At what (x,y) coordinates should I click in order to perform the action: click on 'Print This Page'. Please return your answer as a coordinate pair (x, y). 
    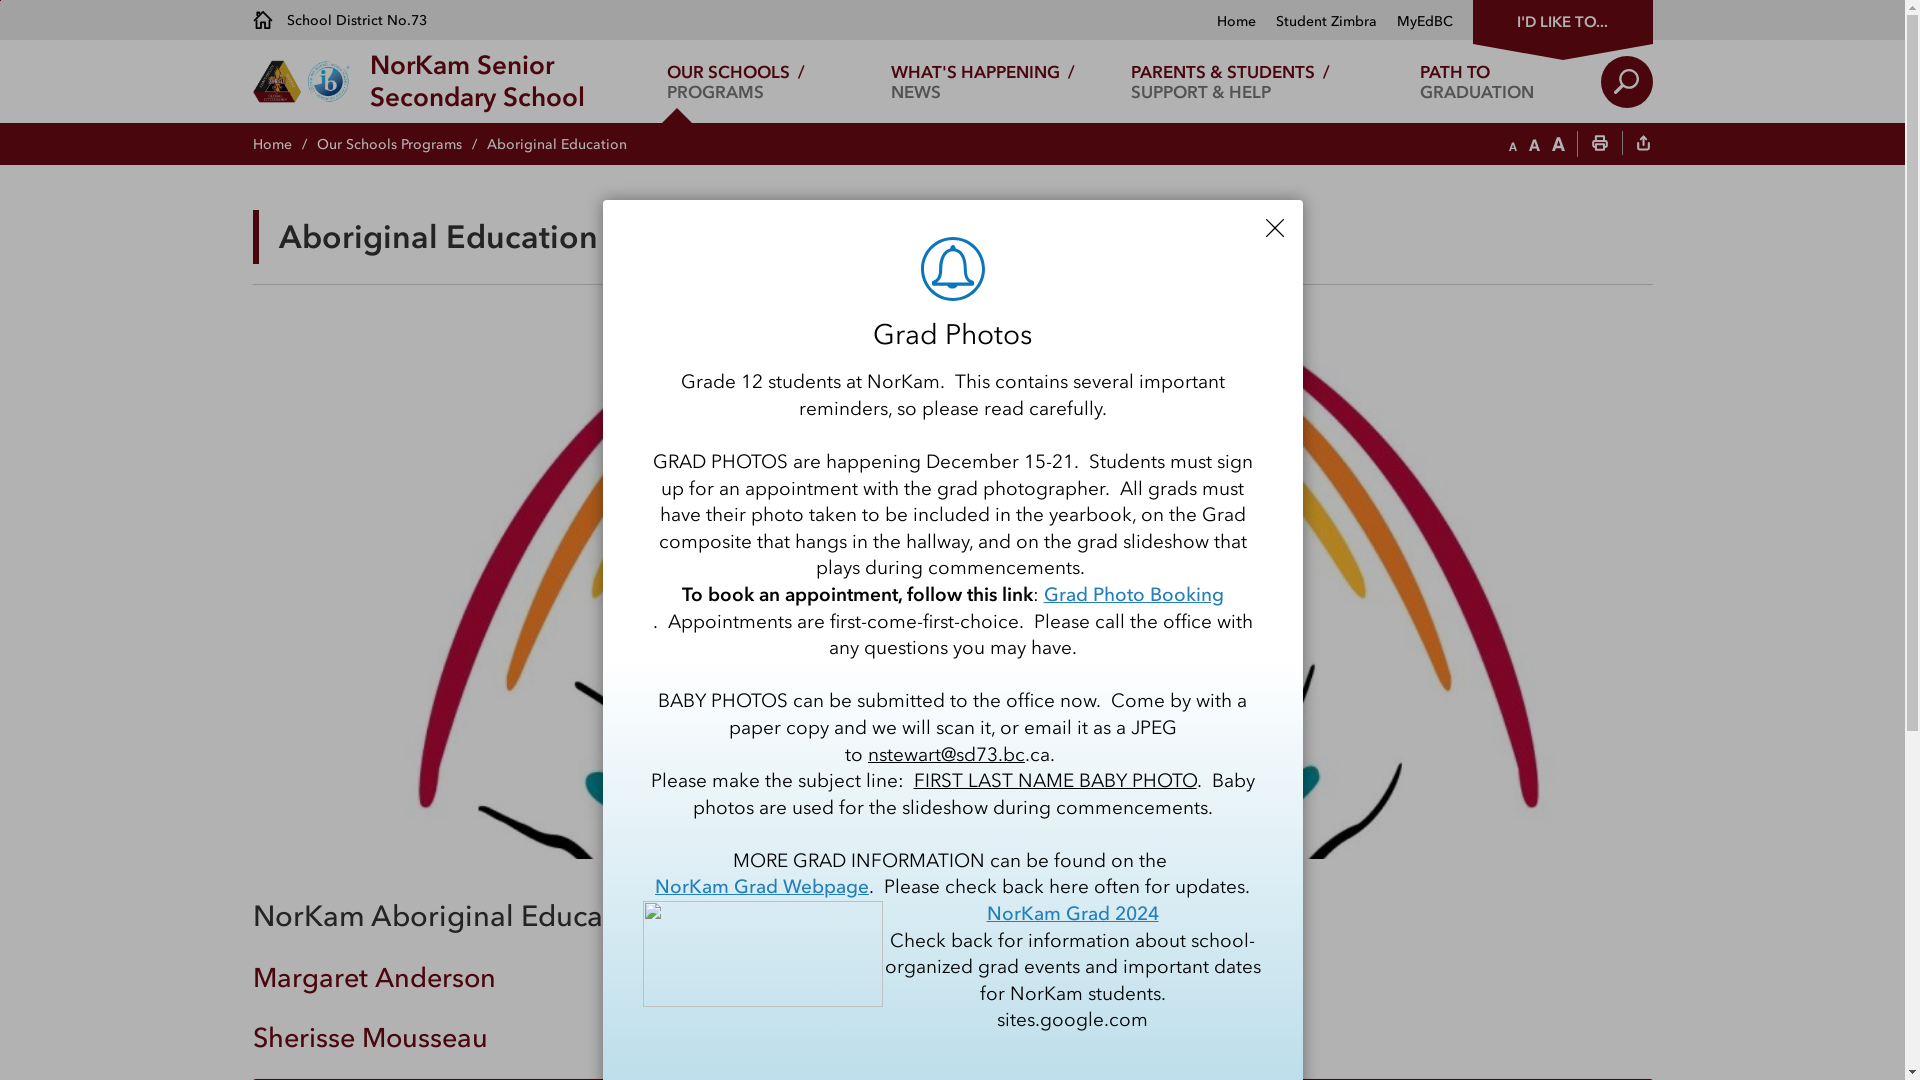
    Looking at the image, I should click on (1598, 144).